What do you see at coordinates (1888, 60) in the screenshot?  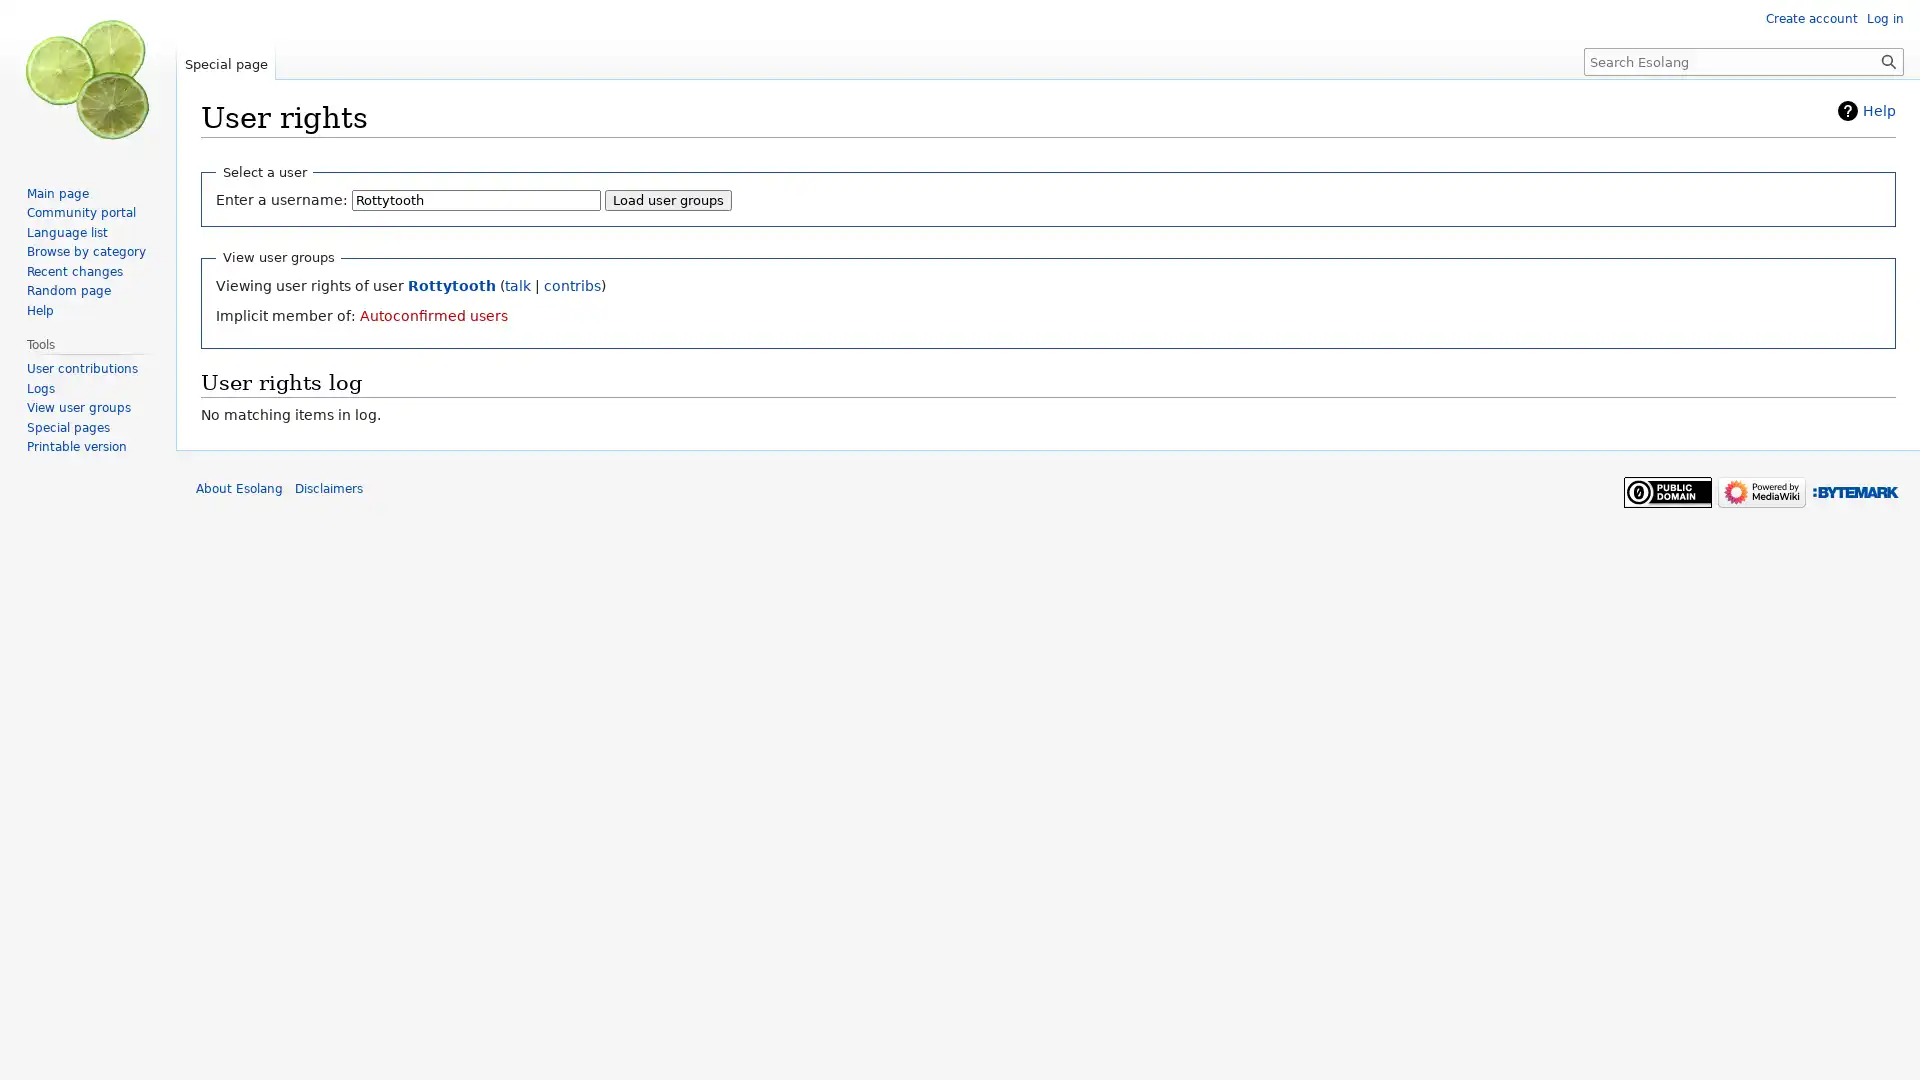 I see `Search` at bounding box center [1888, 60].